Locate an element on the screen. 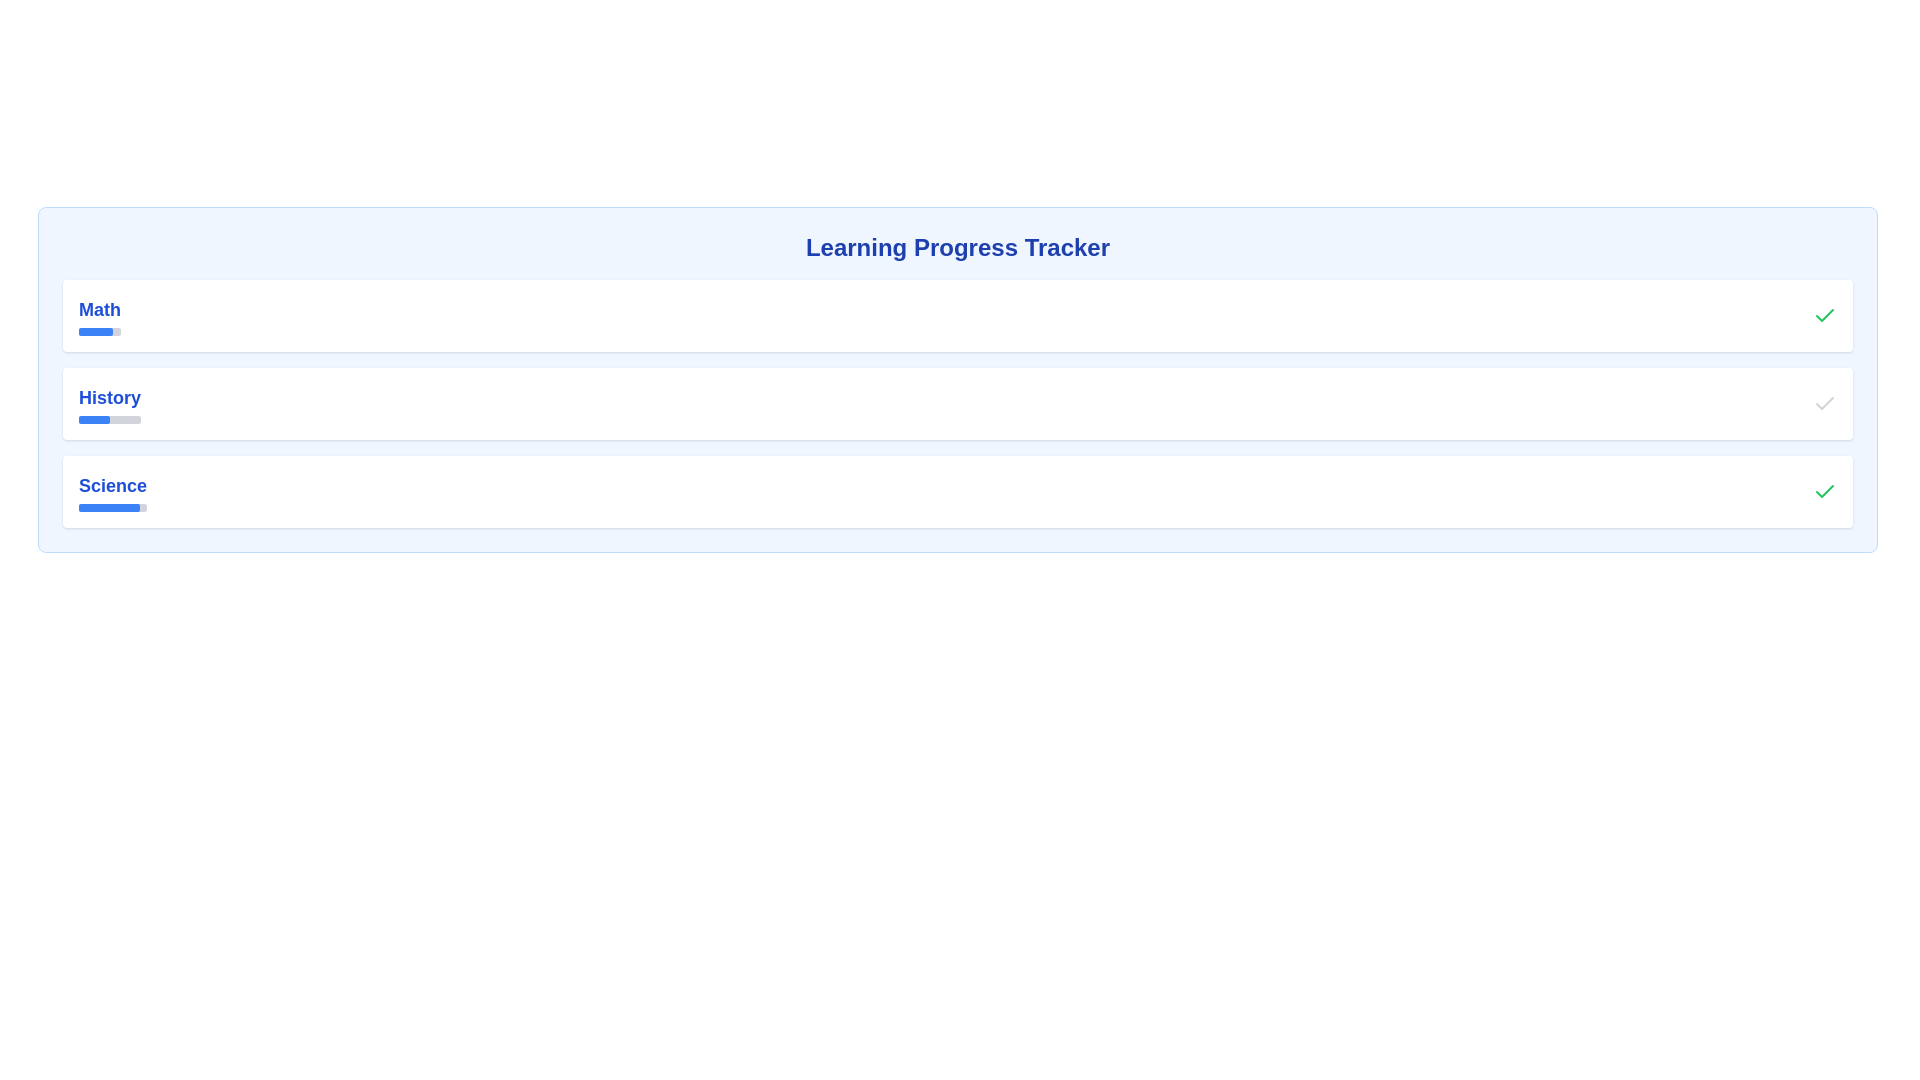 This screenshot has height=1080, width=1920. the bold, blue-colored text 'Math' located at the top of the learning progress tracker list is located at coordinates (99, 315).